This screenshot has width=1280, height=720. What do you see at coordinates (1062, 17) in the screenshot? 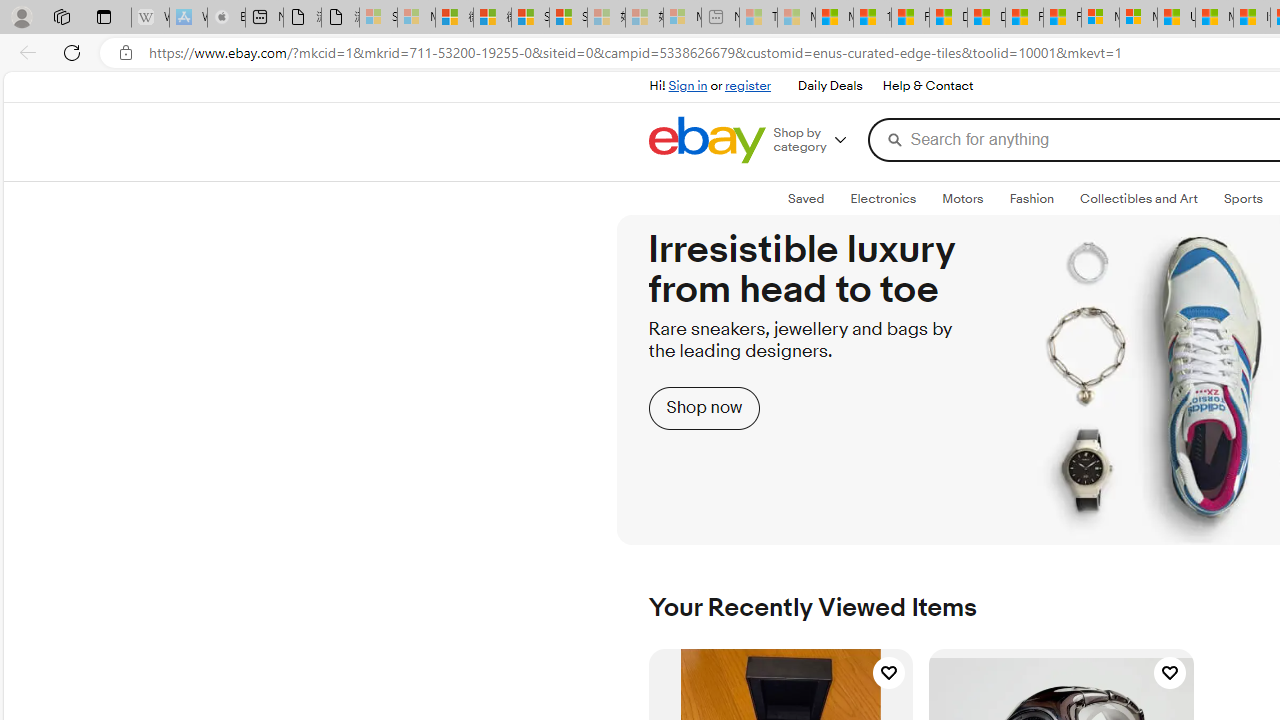
I see `'Foo BAR | Trusted Community Engagement and Contributions'` at bounding box center [1062, 17].